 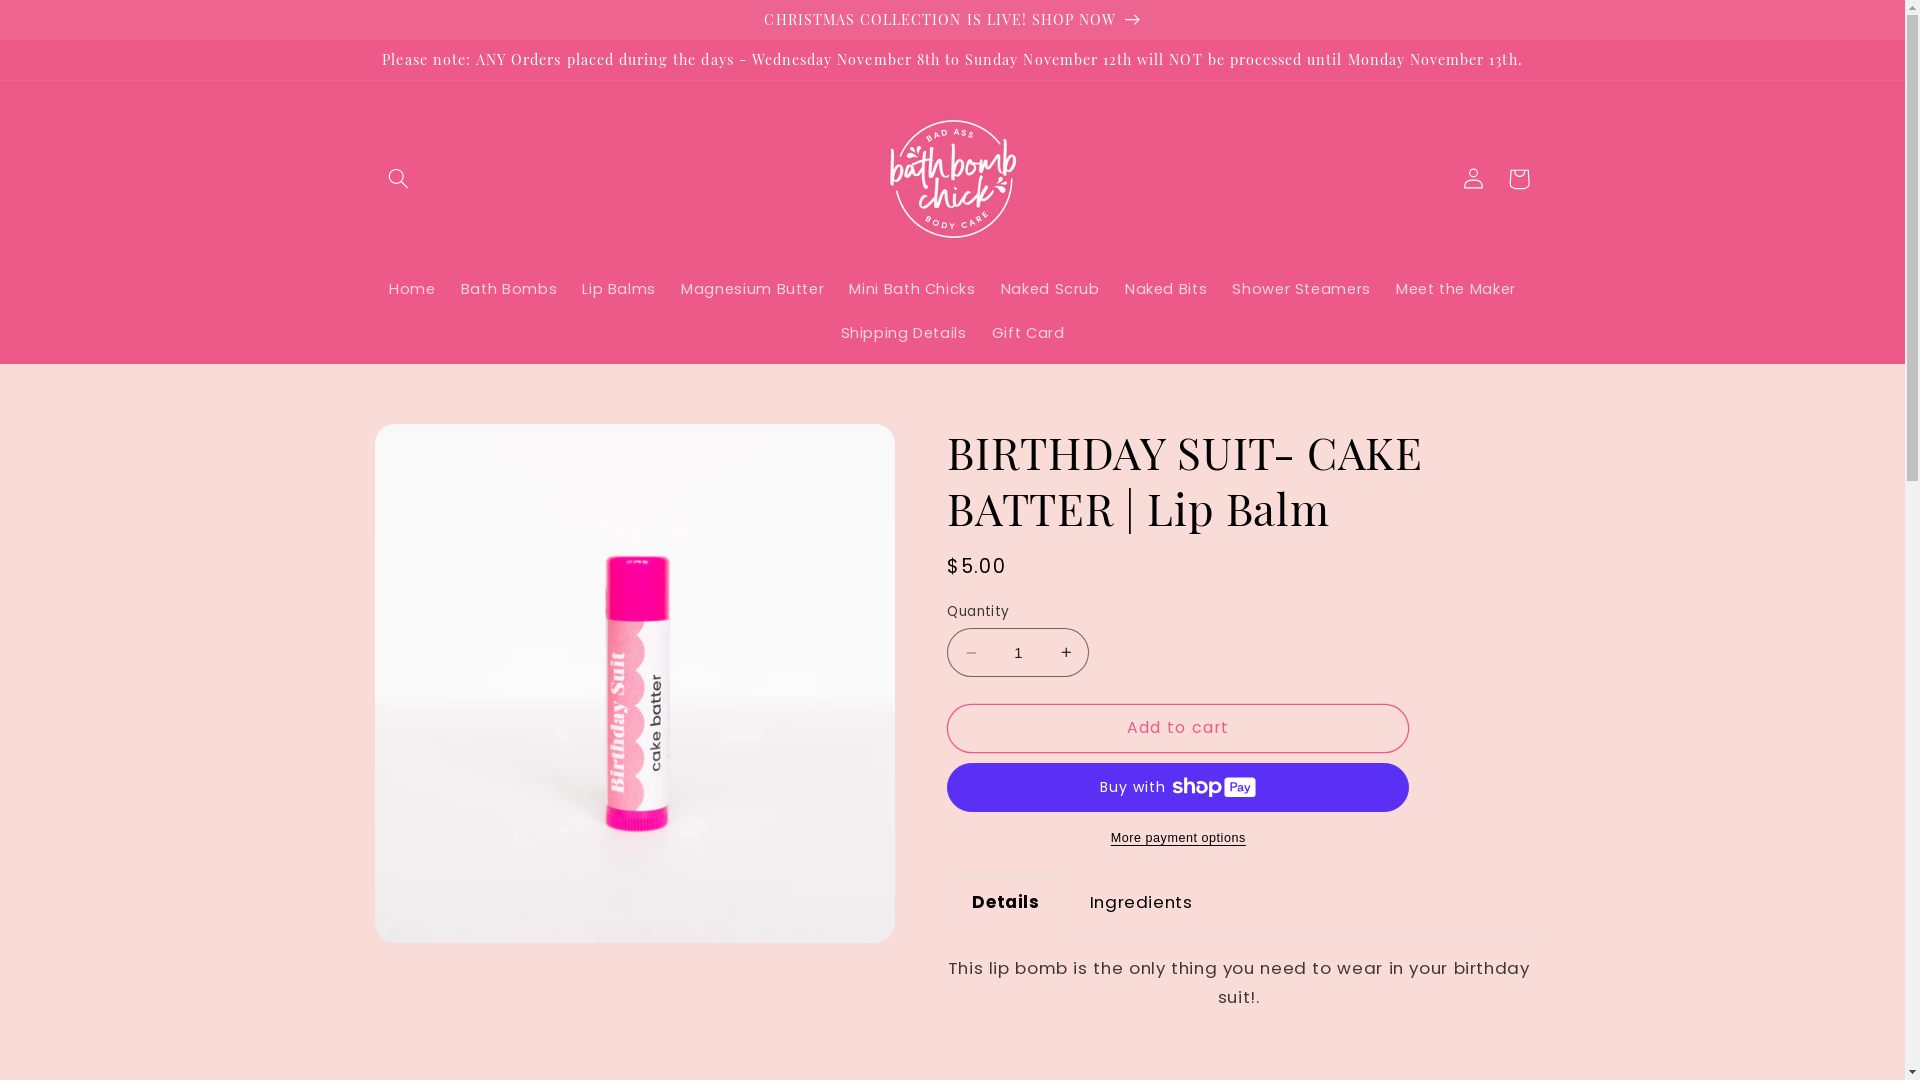 I want to click on 'CHRISTMAS COLLECTION IS LIVE! SHOP NOW', so click(x=951, y=19).